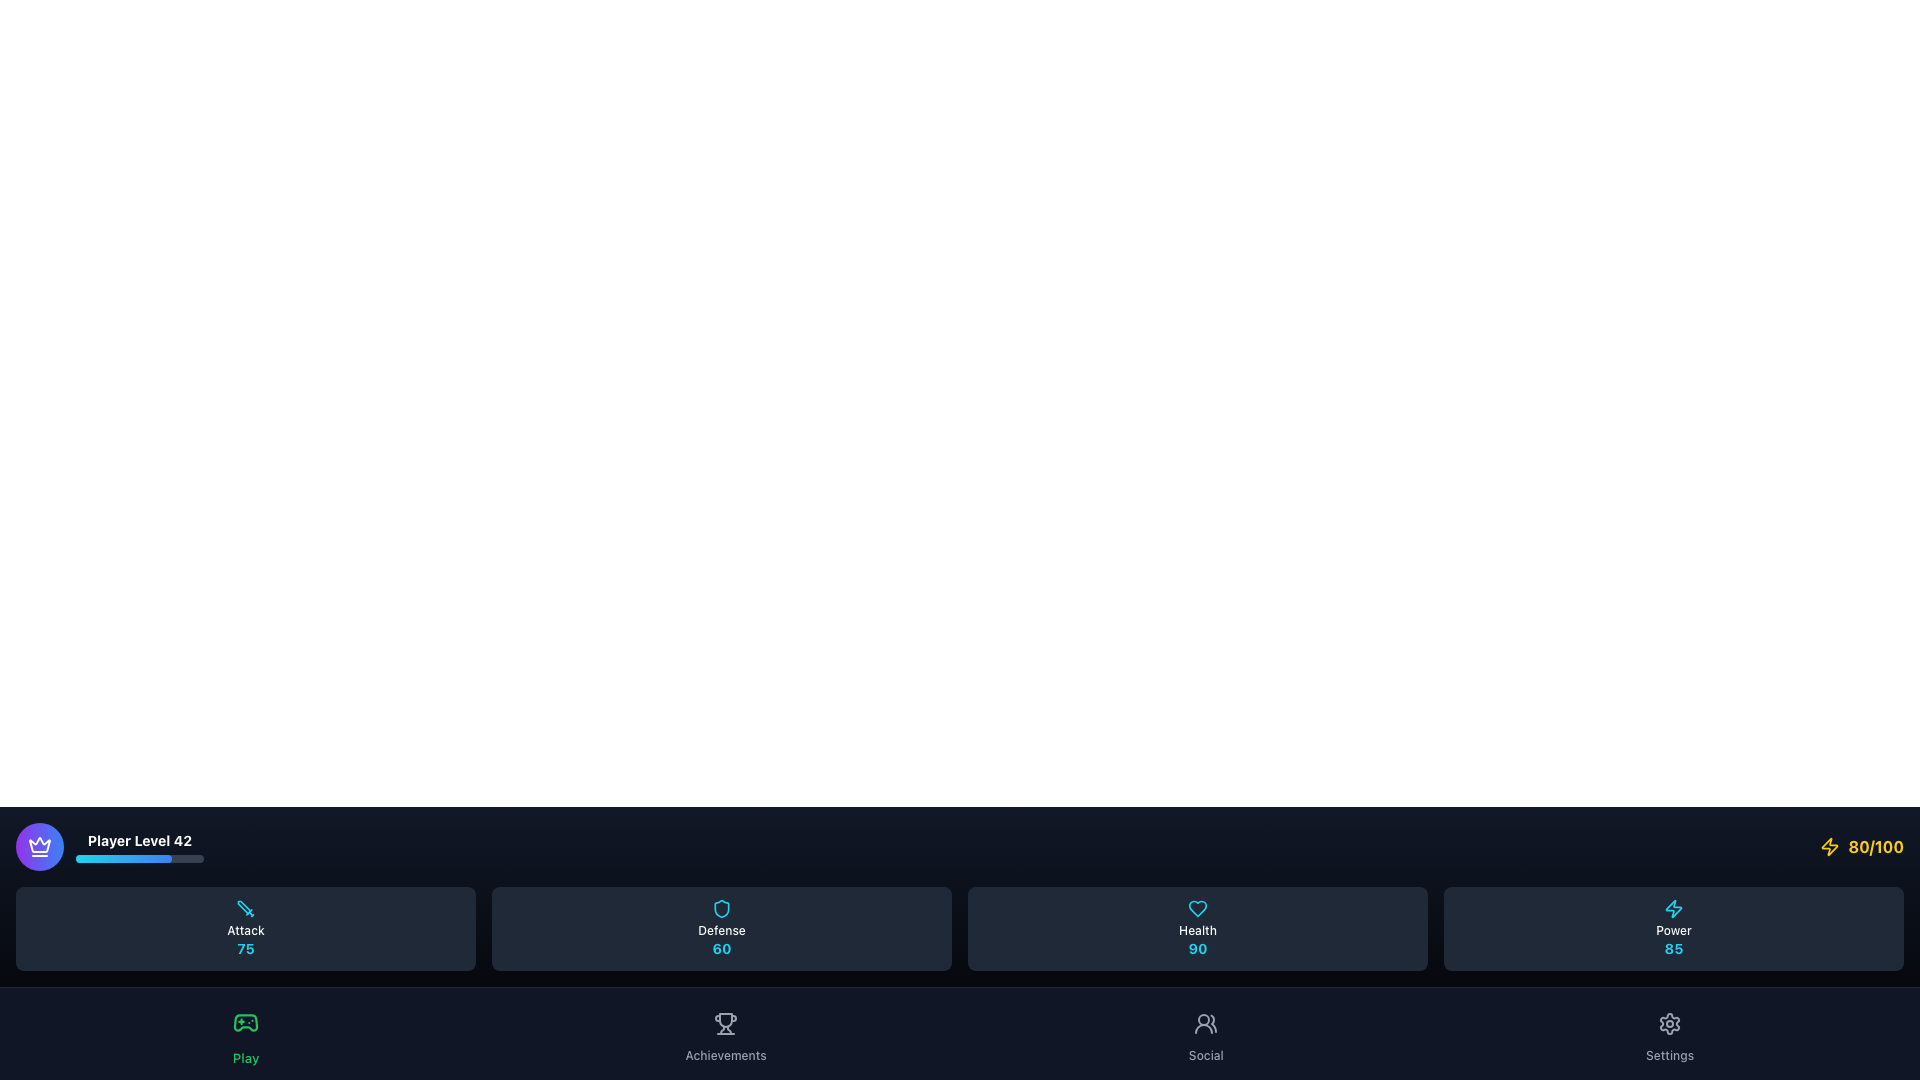 Image resolution: width=1920 pixels, height=1080 pixels. I want to click on the green outline of the game controller icon in the footer navigation bar, which is the second icon from the left within the 'Play' group, so click(244, 1022).